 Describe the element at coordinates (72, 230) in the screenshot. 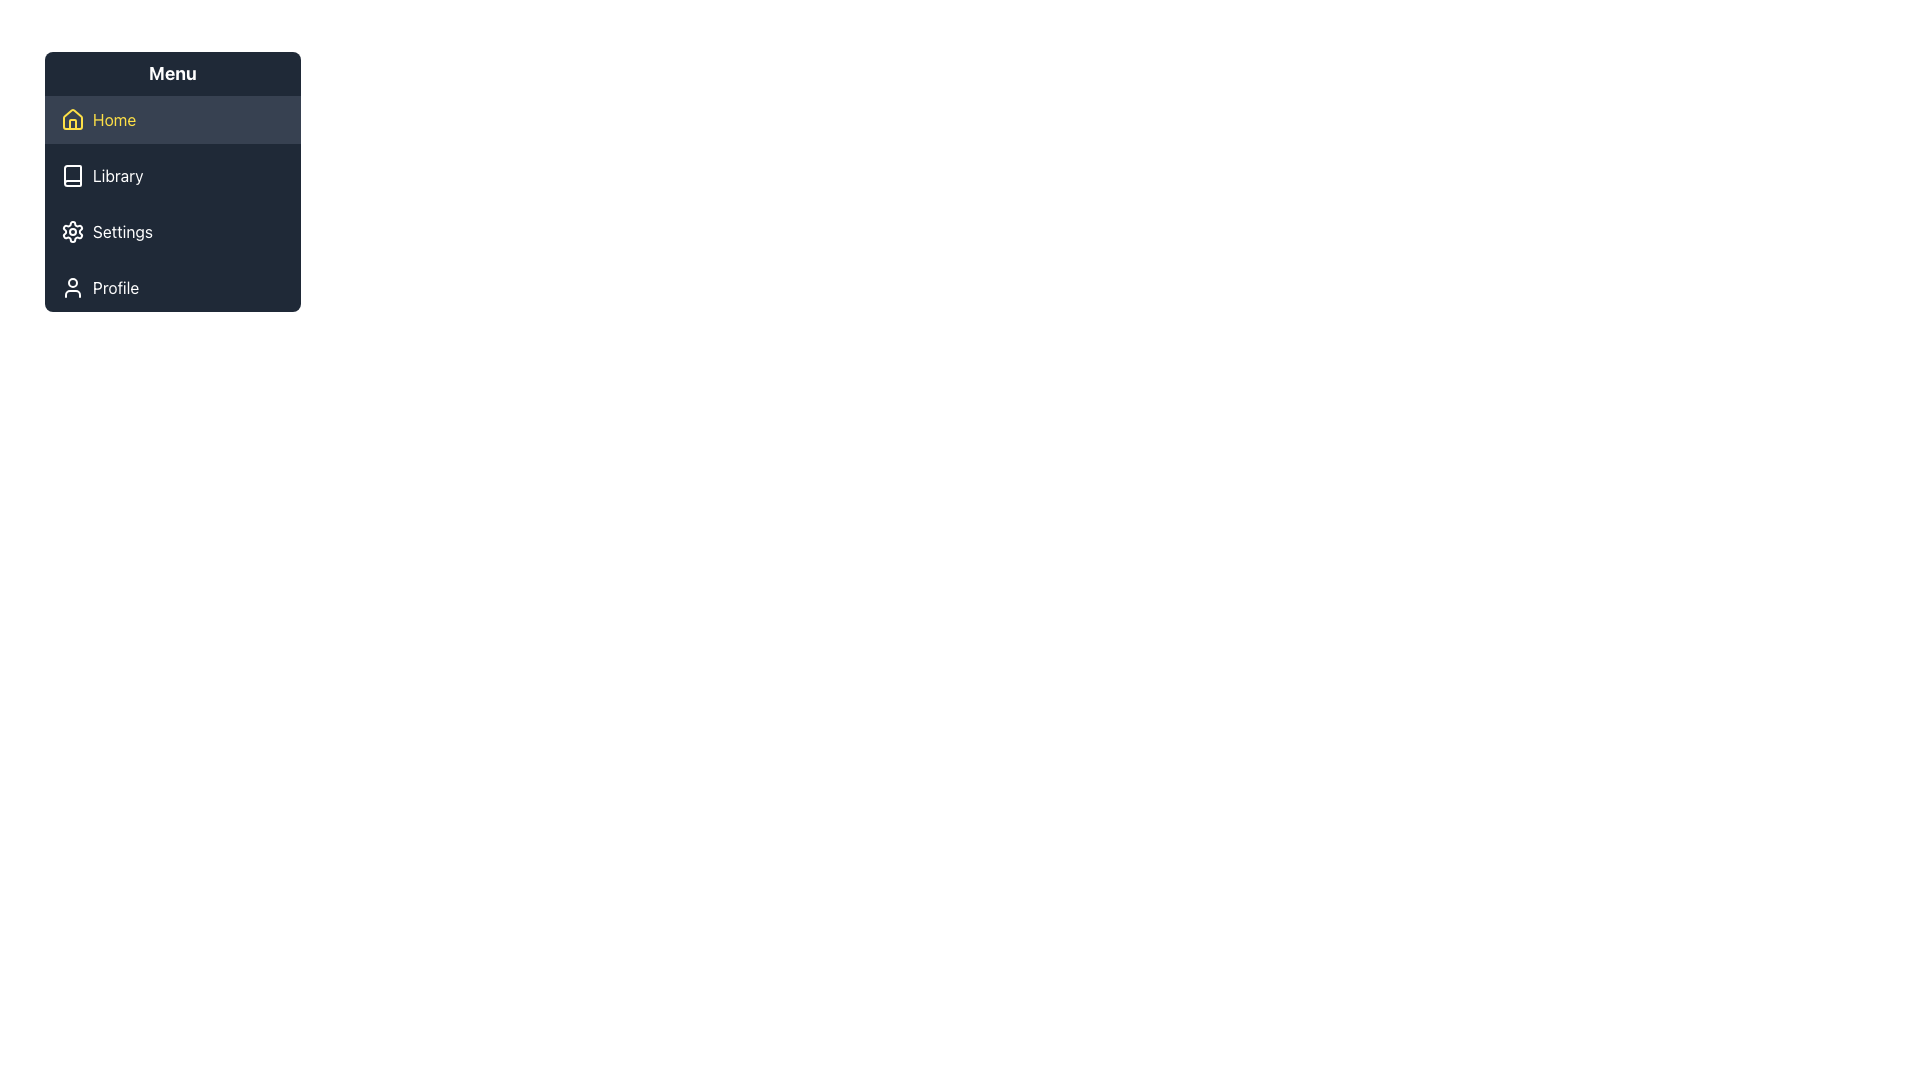

I see `the gear-shaped icon representing settings, located to the left of the word 'Settings' in the menu, to highlight the settings menu` at that location.